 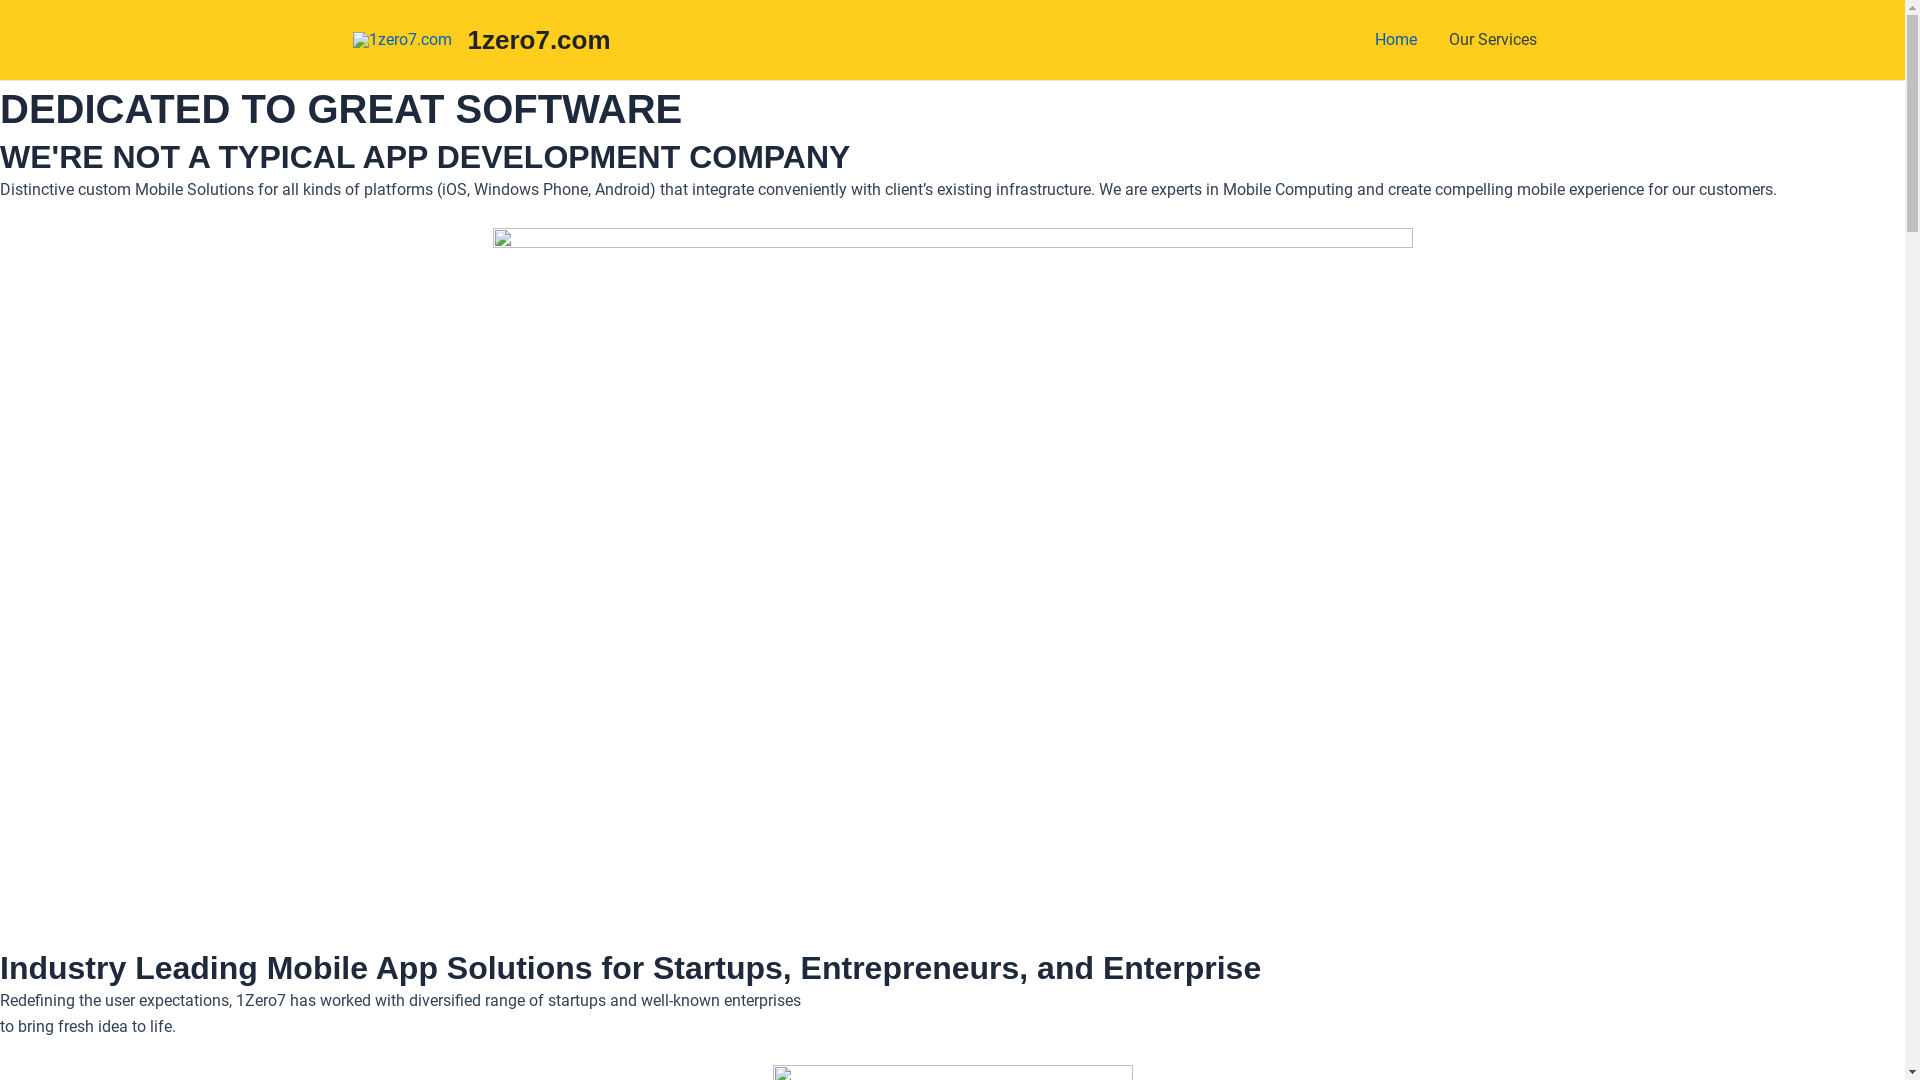 What do you see at coordinates (1394, 39) in the screenshot?
I see `'Home'` at bounding box center [1394, 39].